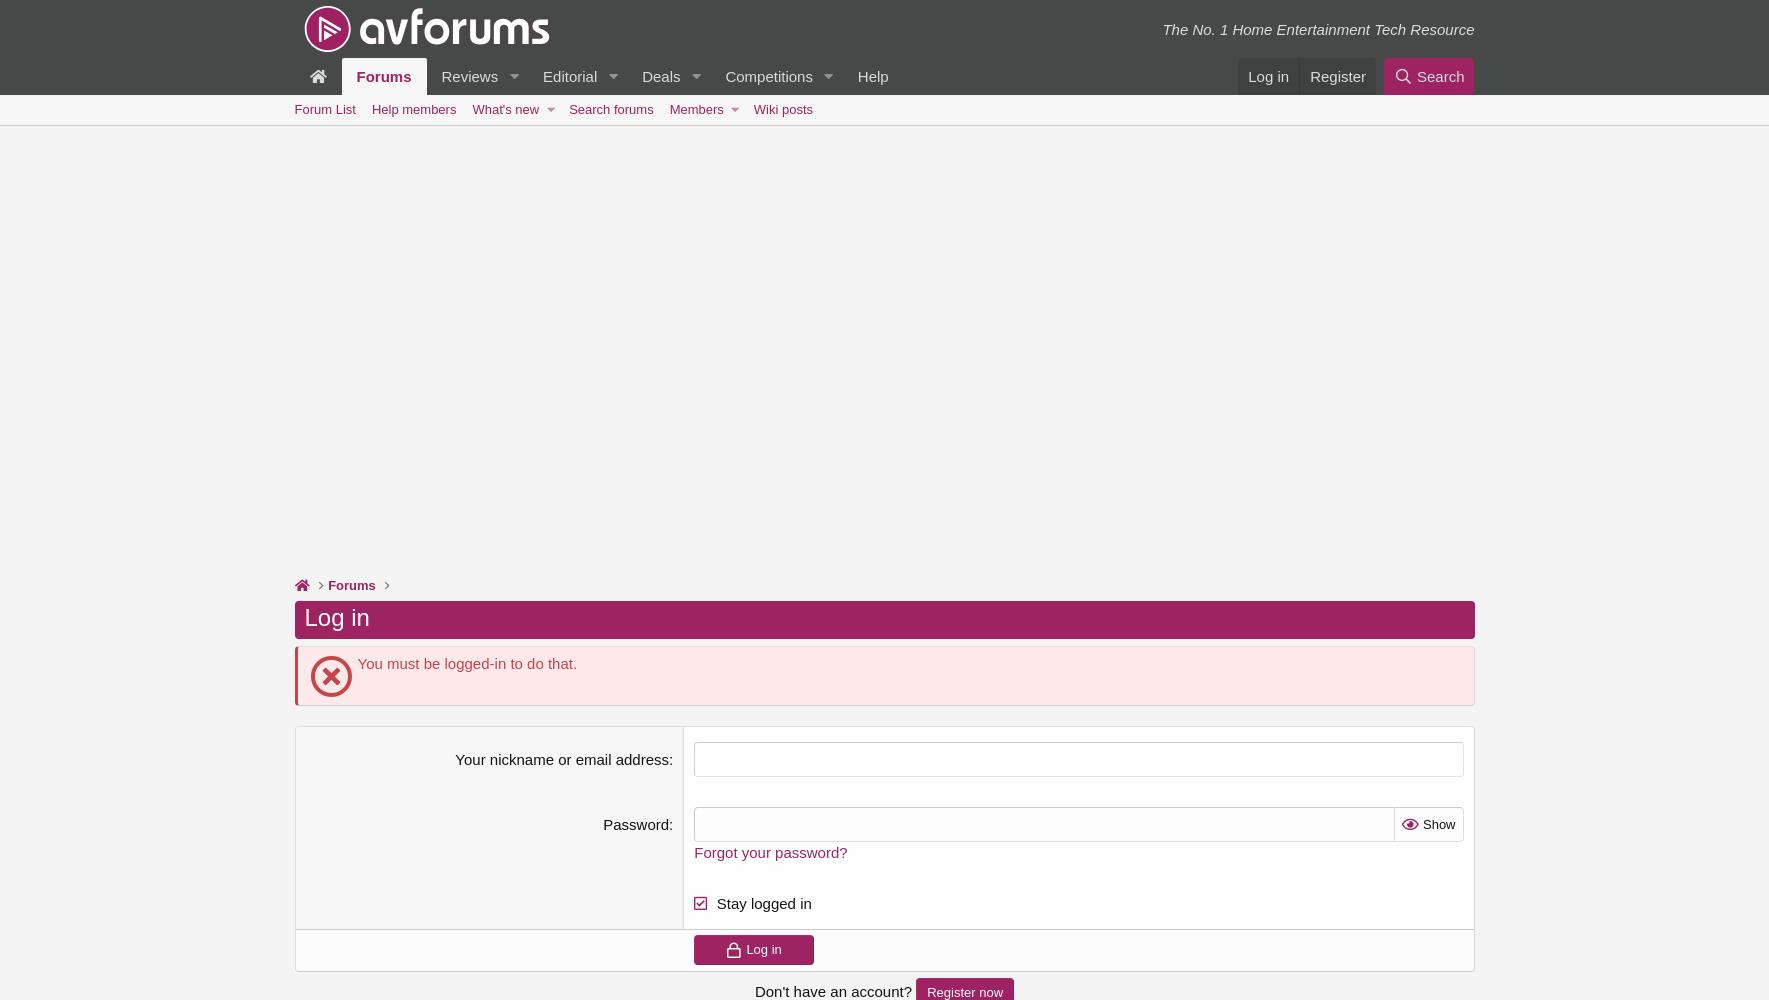 This screenshot has width=1769, height=1000. What do you see at coordinates (569, 75) in the screenshot?
I see `'Editorial'` at bounding box center [569, 75].